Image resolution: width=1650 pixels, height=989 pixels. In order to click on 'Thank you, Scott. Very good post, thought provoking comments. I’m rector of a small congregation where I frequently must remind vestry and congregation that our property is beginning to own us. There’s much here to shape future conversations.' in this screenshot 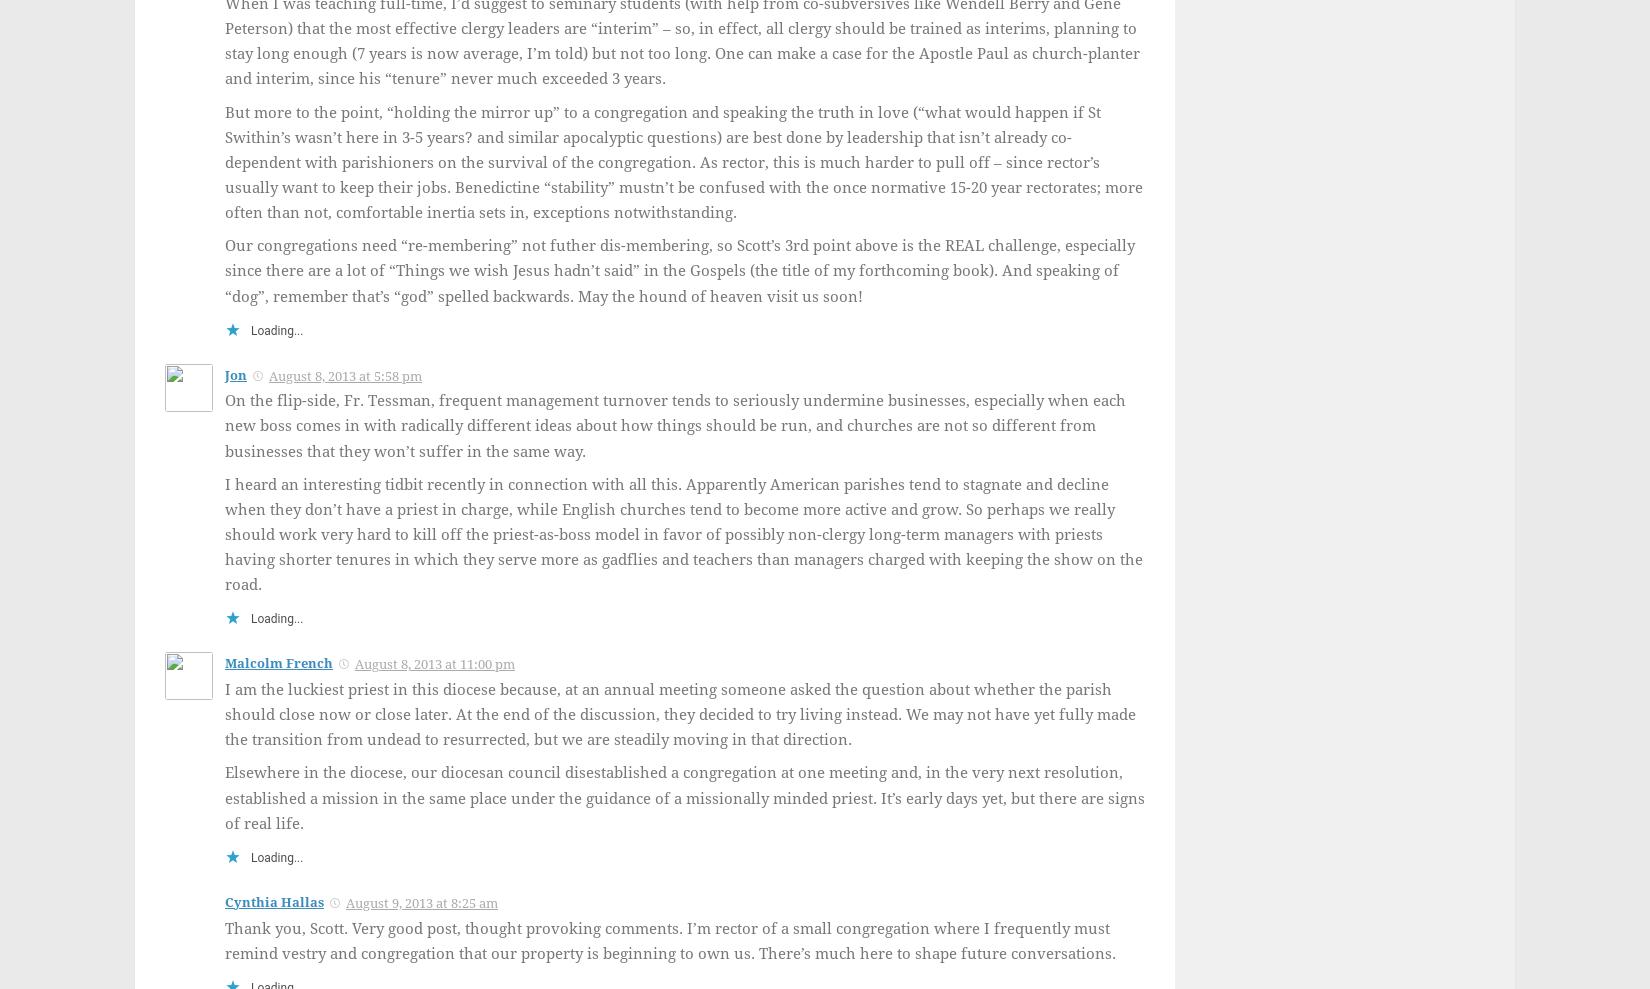, I will do `click(669, 940)`.